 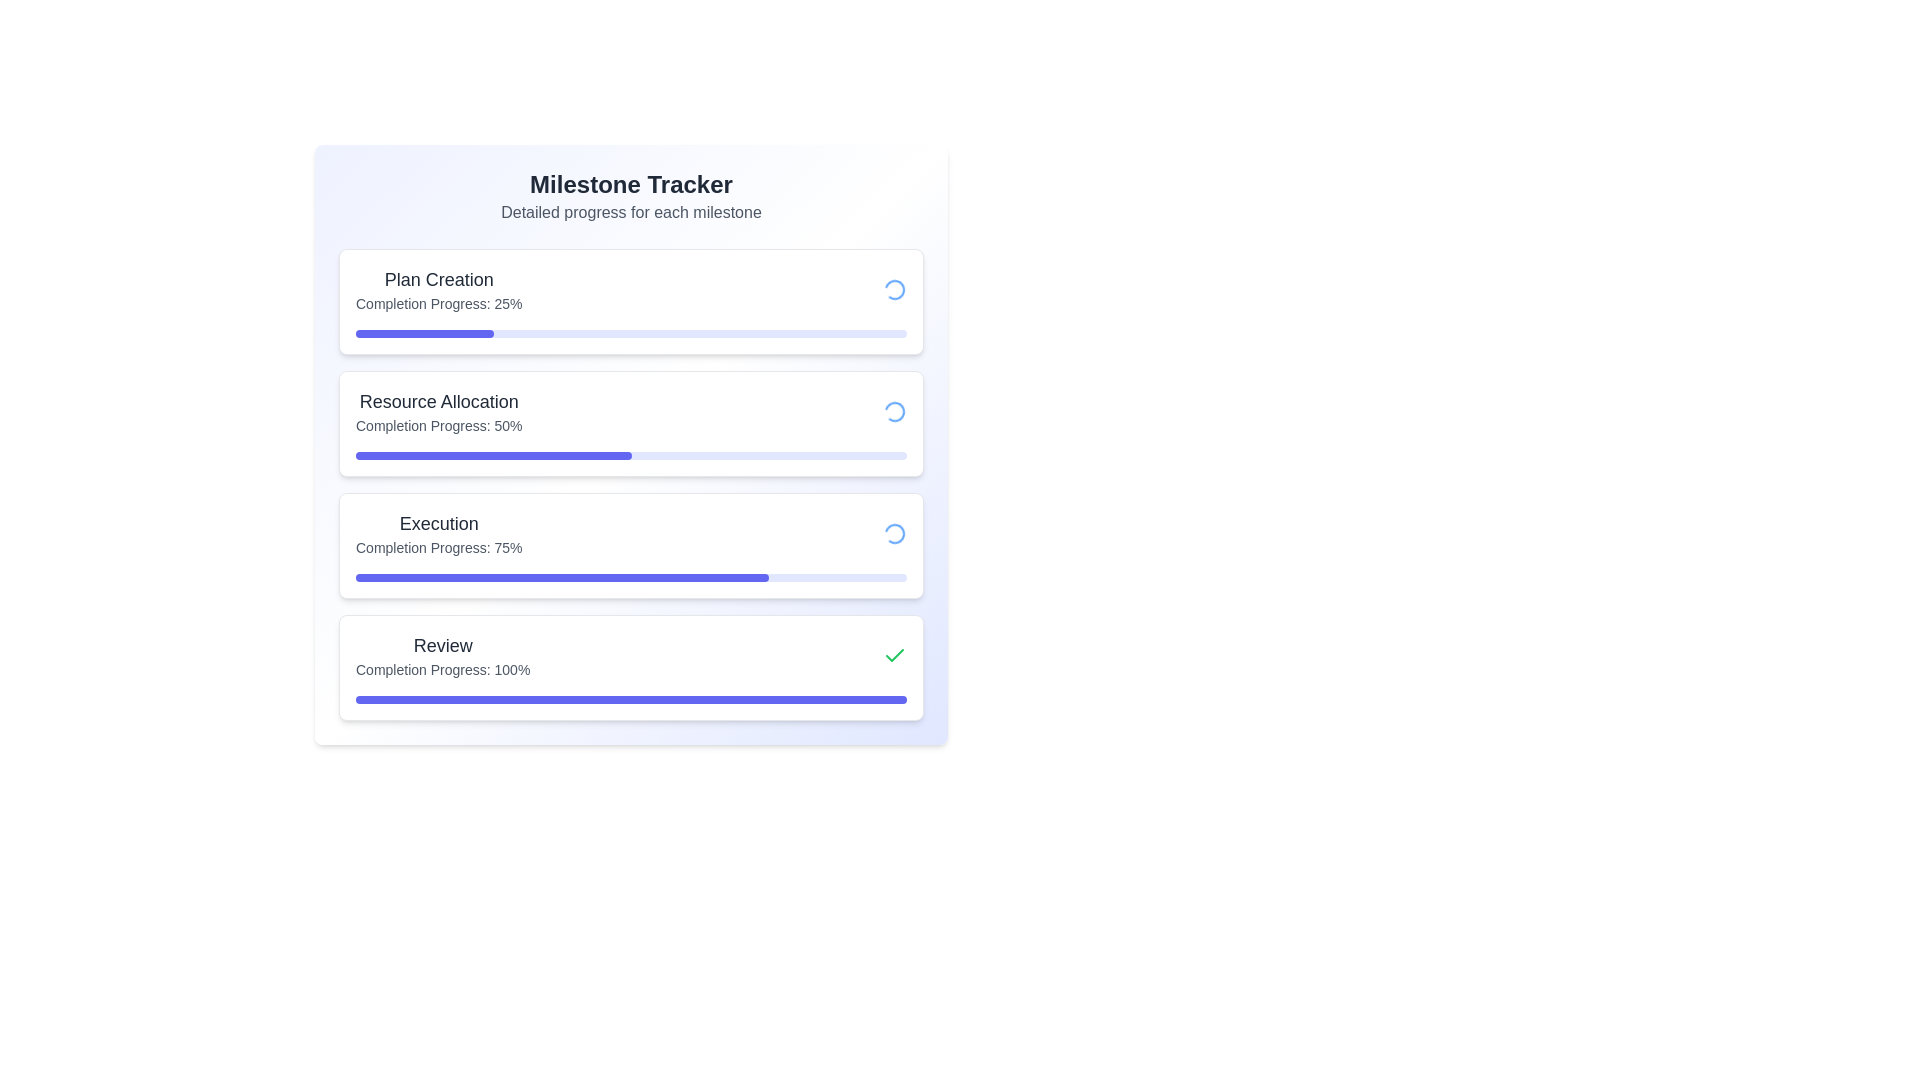 I want to click on the Loading Spinner located on the right side of the 'Execution' milestone to understand the progress indication, so click(x=893, y=532).